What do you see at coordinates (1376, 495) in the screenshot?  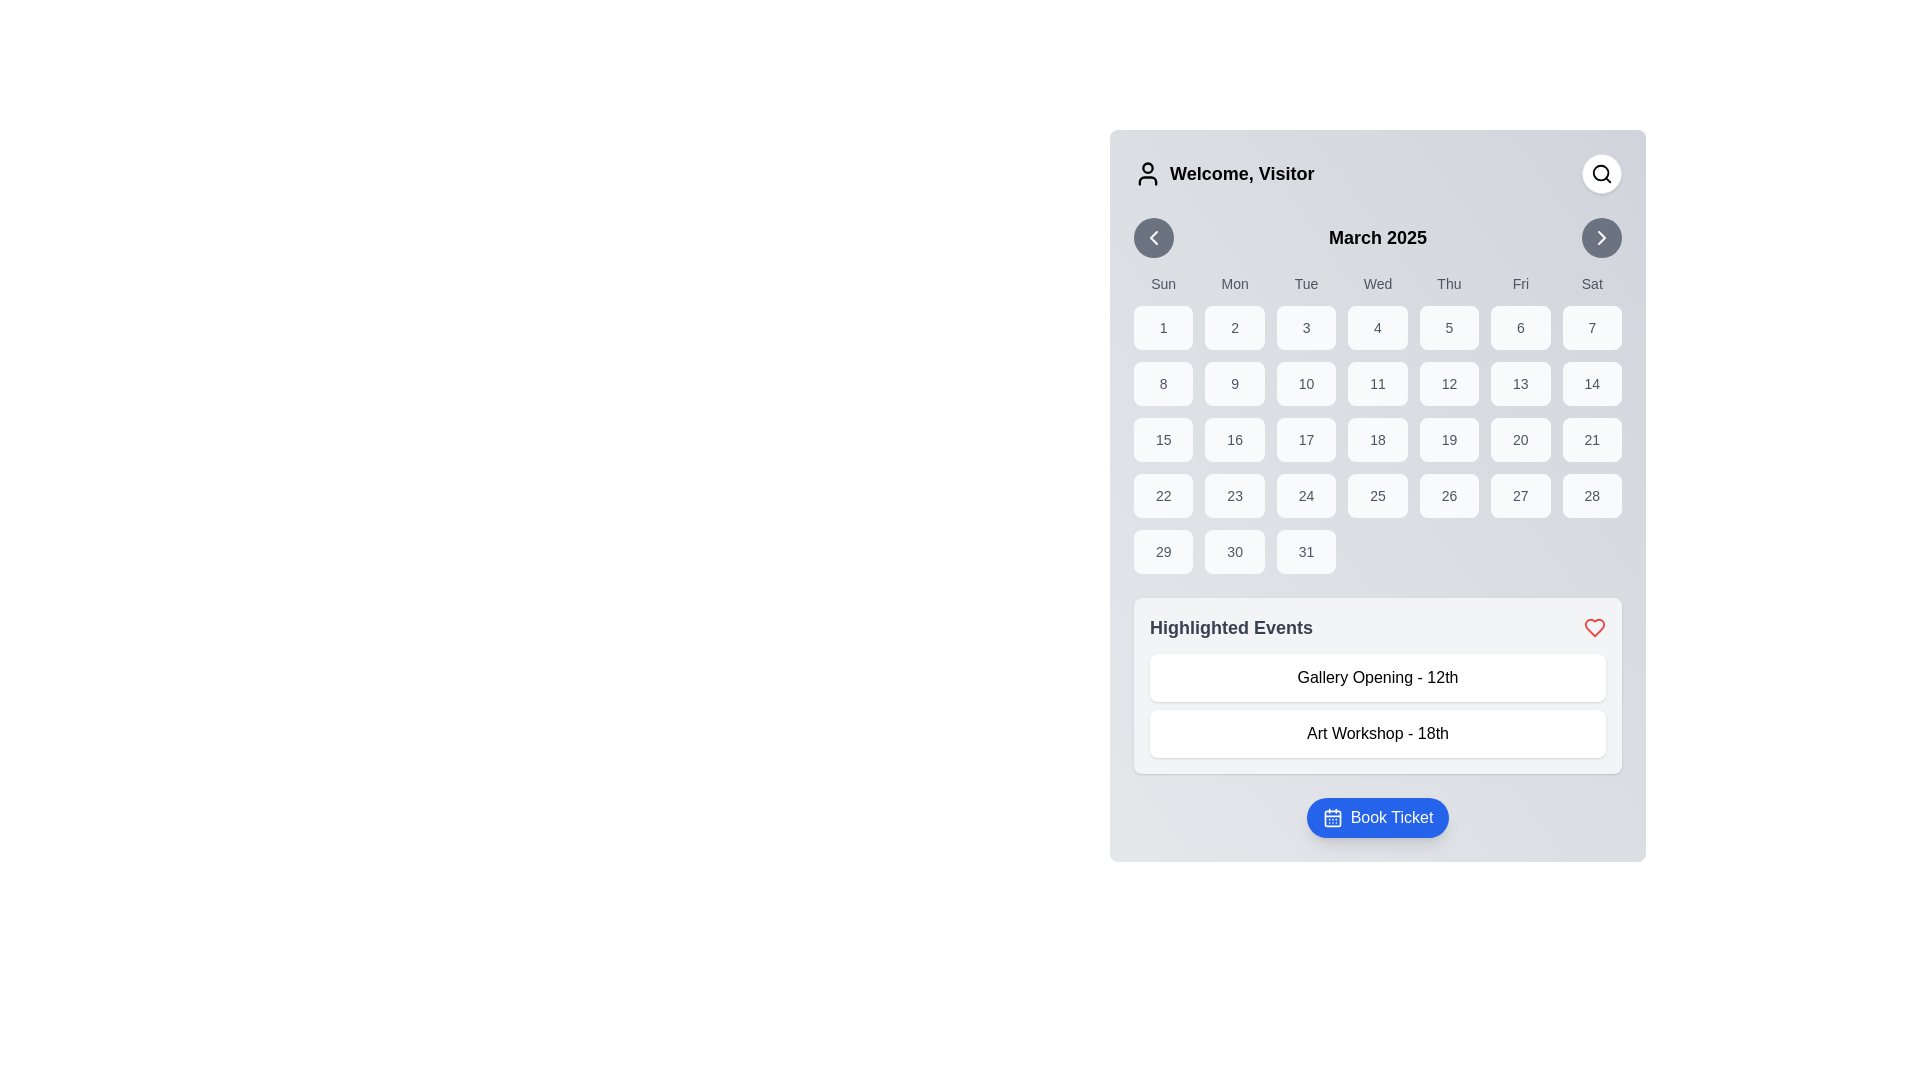 I see `the rounded rectangular button labeled '25' in the date buttons of the calendar grid, which corresponds to Wednesday of the fifth week in March 2025` at bounding box center [1376, 495].